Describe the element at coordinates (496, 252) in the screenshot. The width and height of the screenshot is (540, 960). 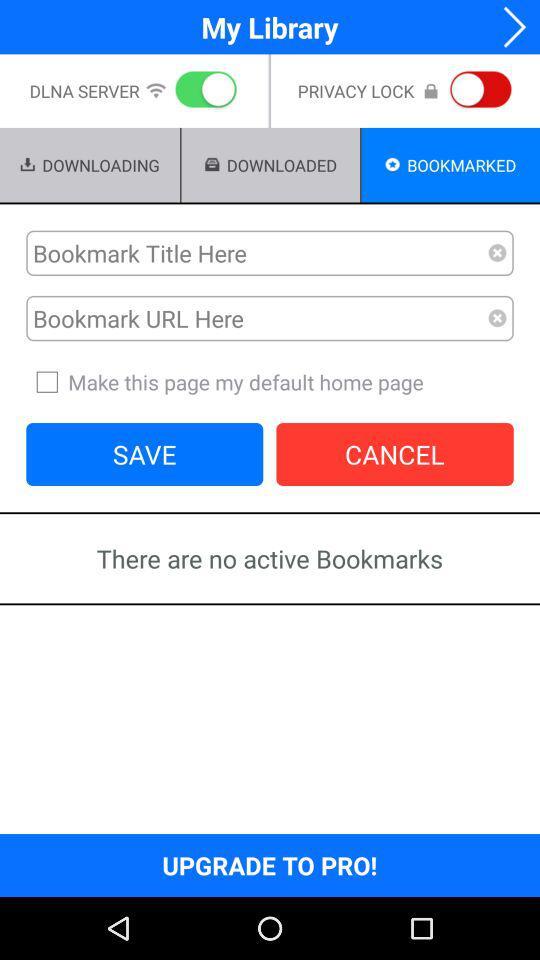
I see `delete bookmark title` at that location.